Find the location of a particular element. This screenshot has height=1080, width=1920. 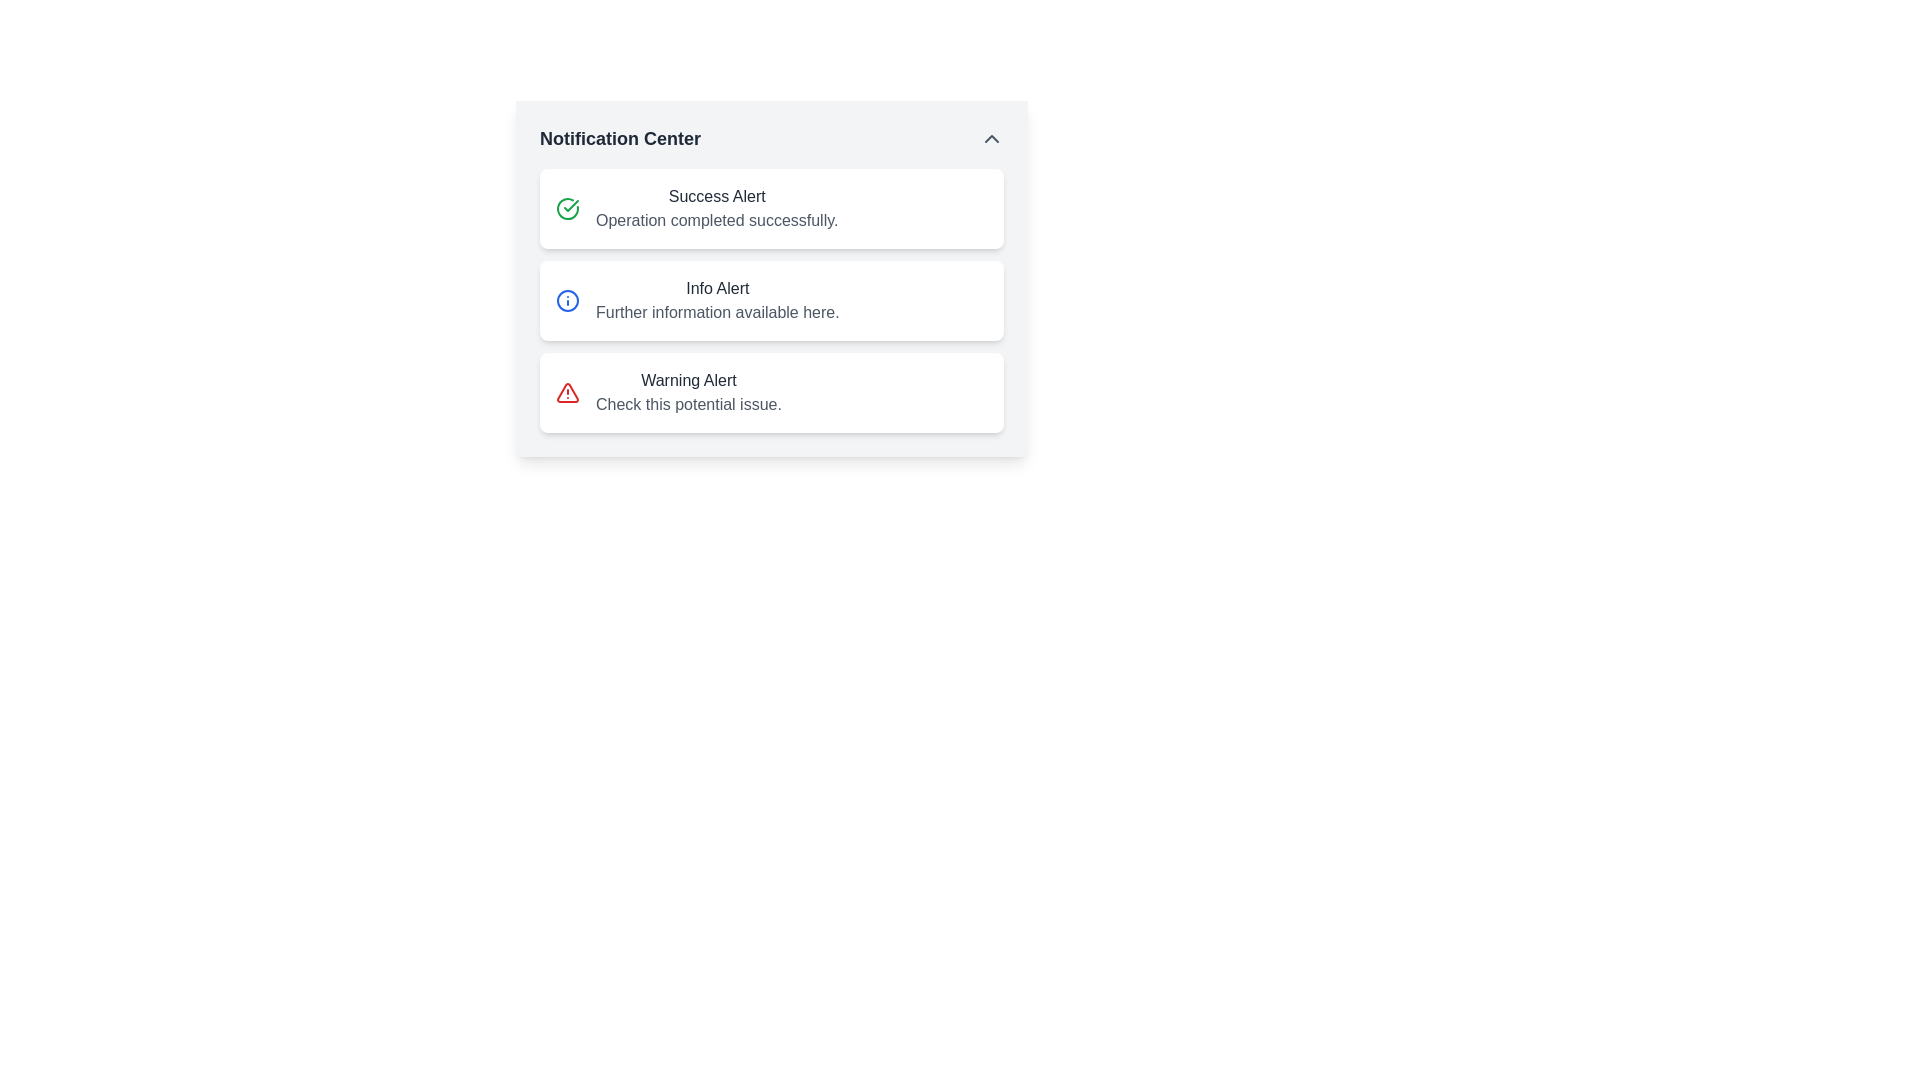

the chevron-shaped upward arrow icon button located on the right side of the 'Notification Center' header is located at coordinates (992, 137).